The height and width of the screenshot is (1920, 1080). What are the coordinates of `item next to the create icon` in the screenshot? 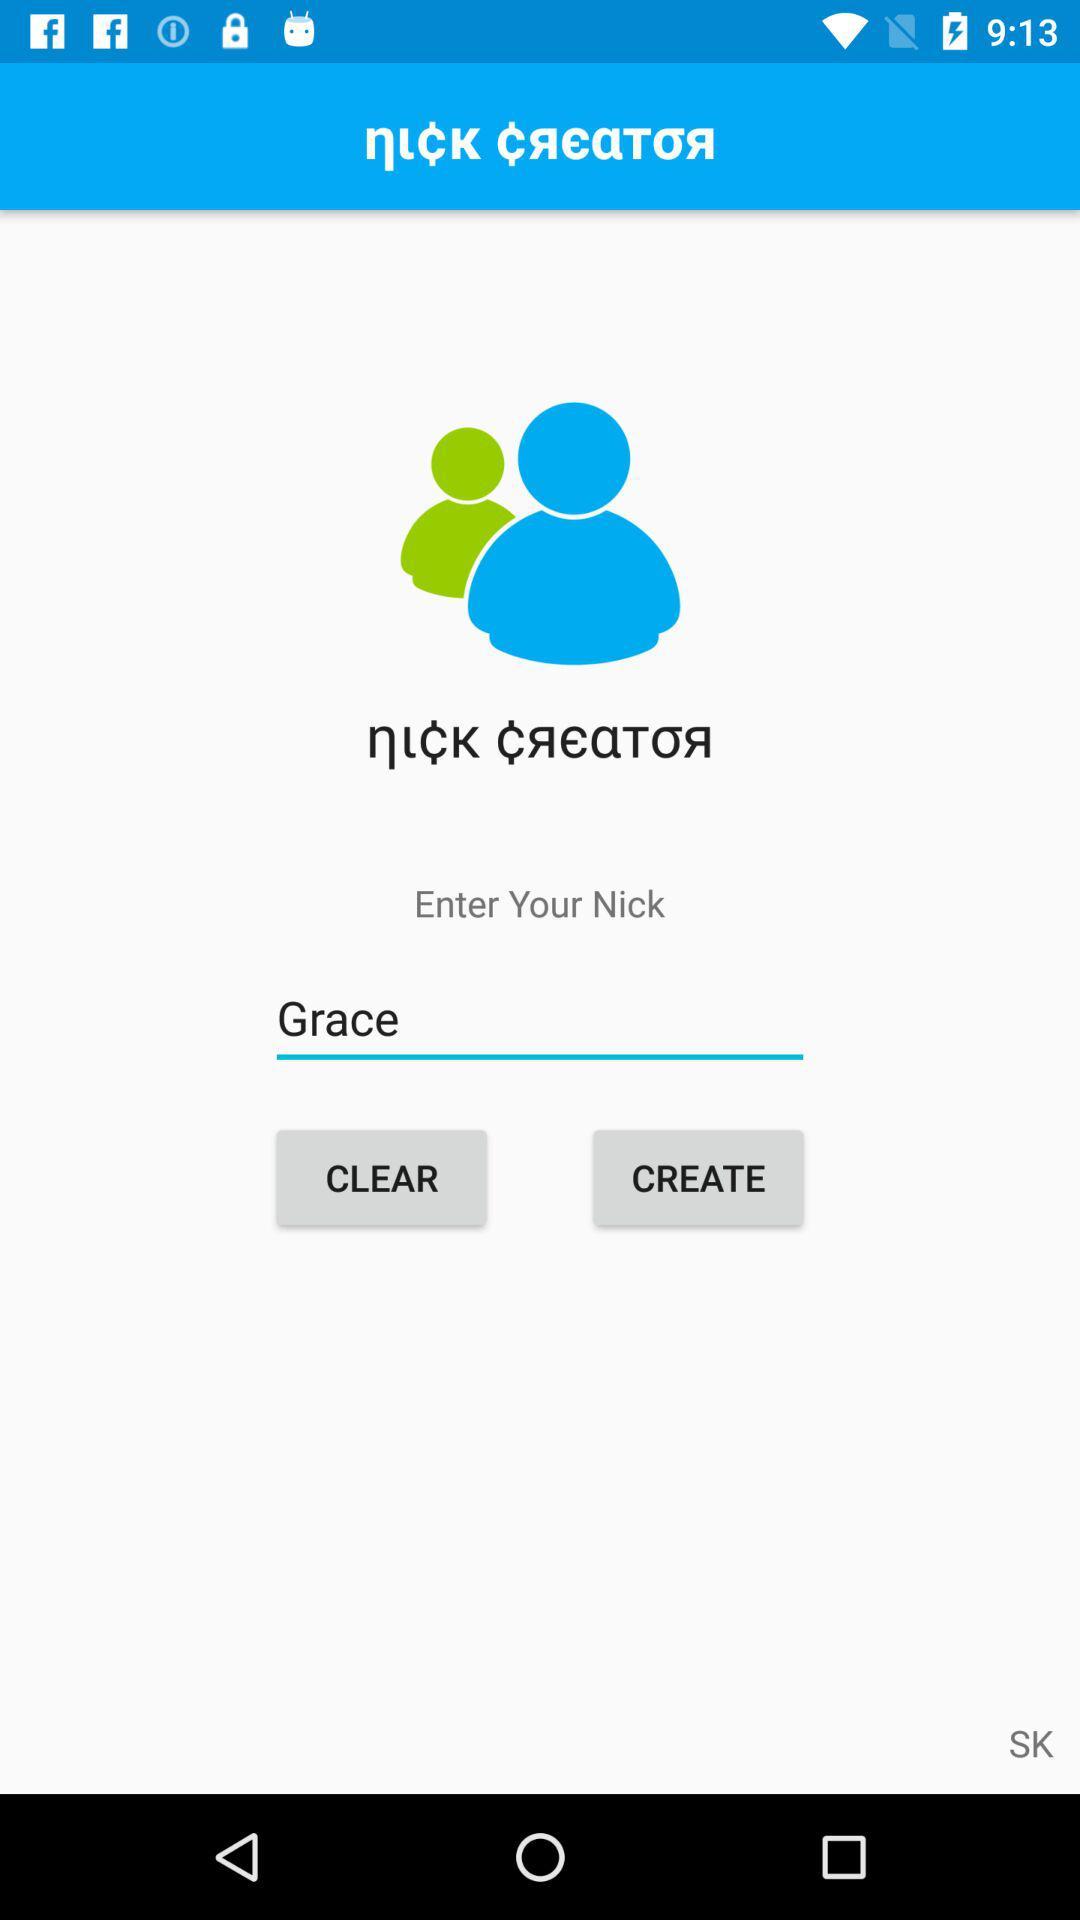 It's located at (381, 1177).